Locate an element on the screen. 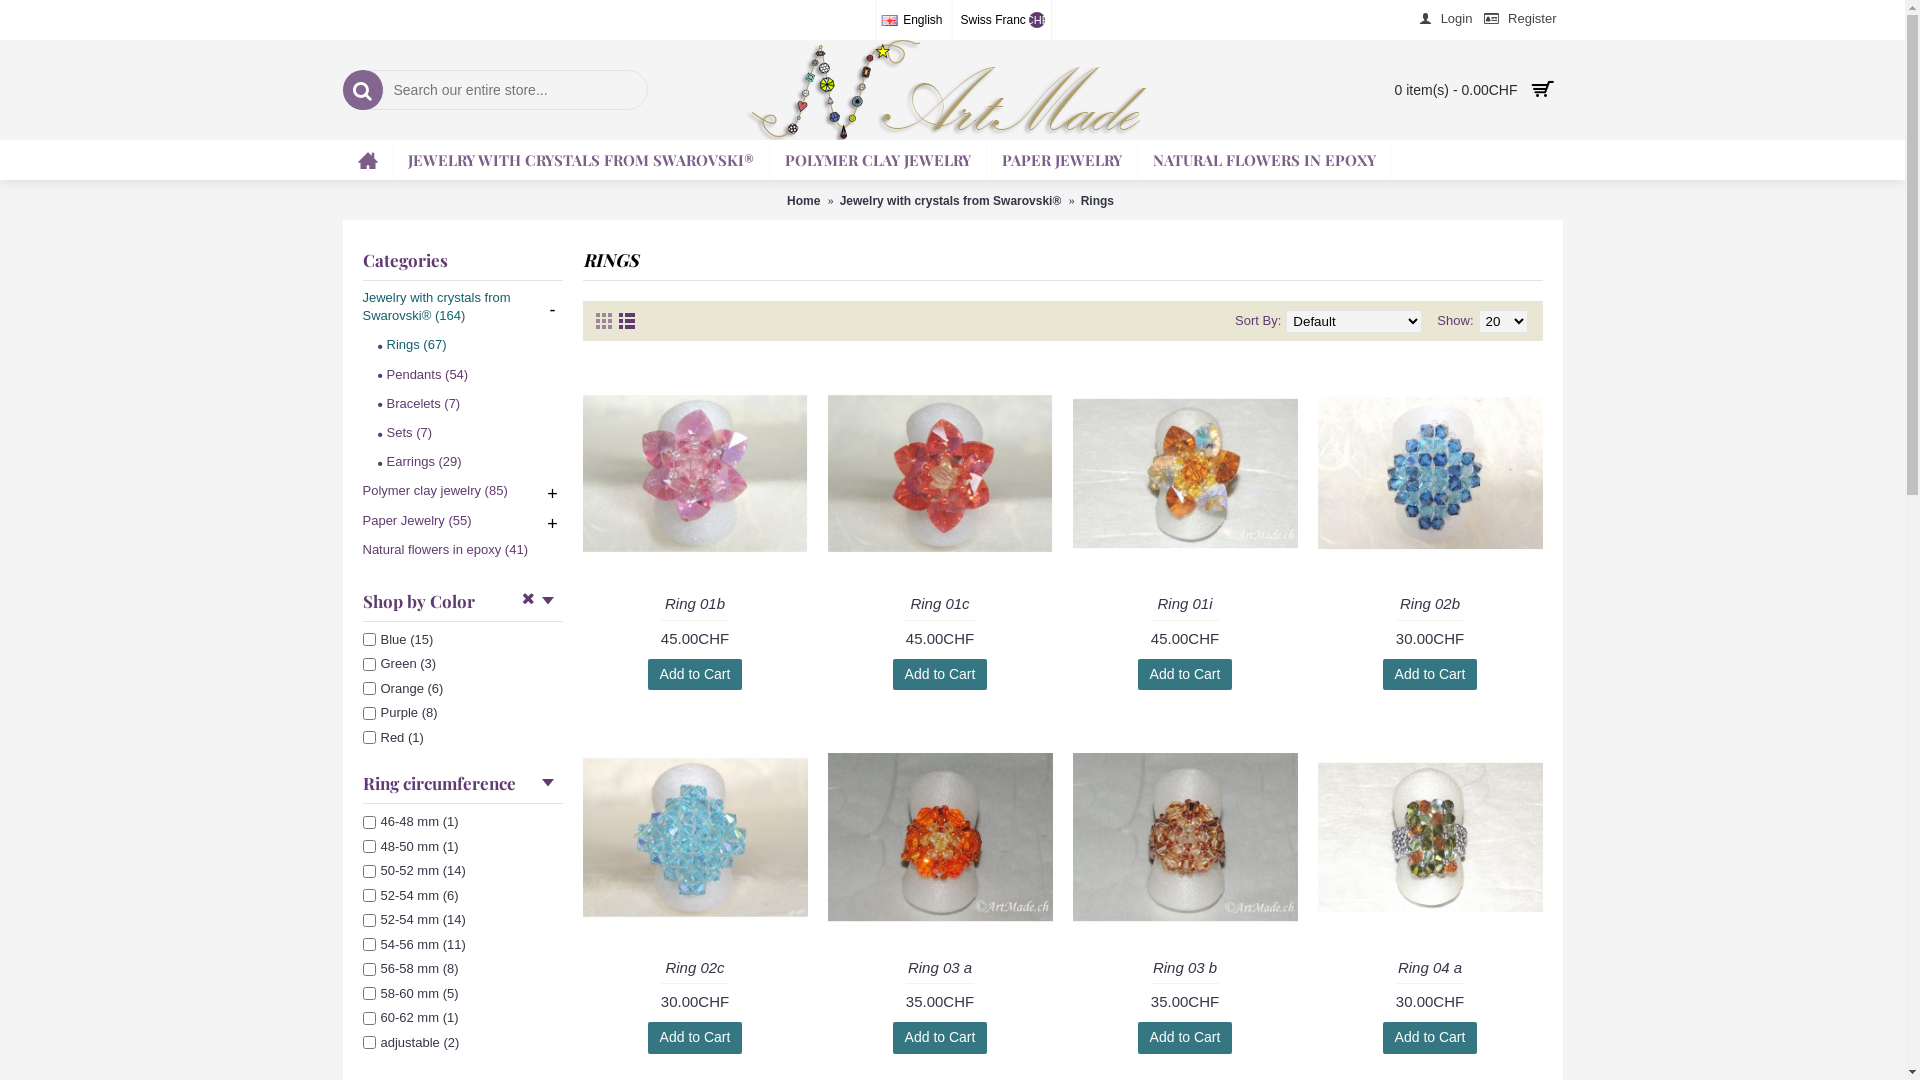 The width and height of the screenshot is (1920, 1080). 'Ring 01b' is located at coordinates (694, 473).